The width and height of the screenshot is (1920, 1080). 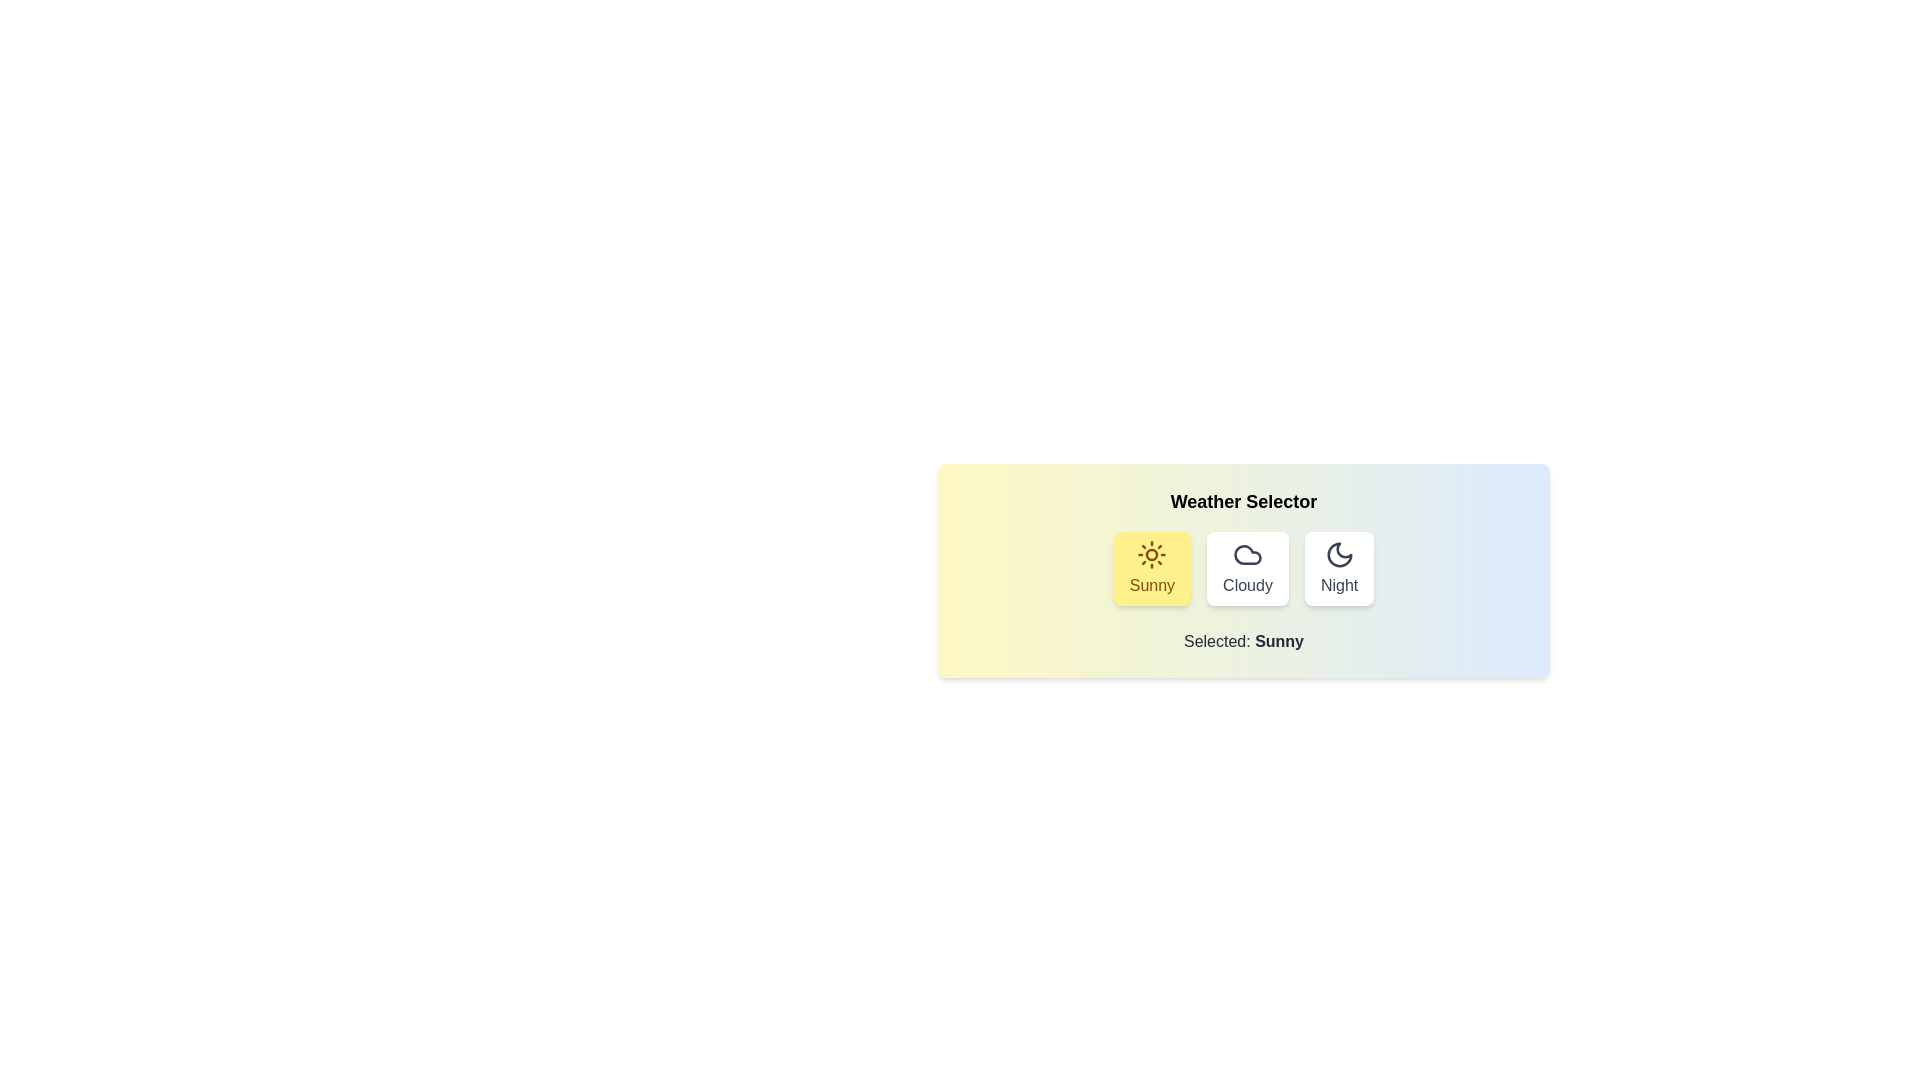 What do you see at coordinates (1152, 569) in the screenshot?
I see `the weather option Sunny by clicking on its corresponding button` at bounding box center [1152, 569].